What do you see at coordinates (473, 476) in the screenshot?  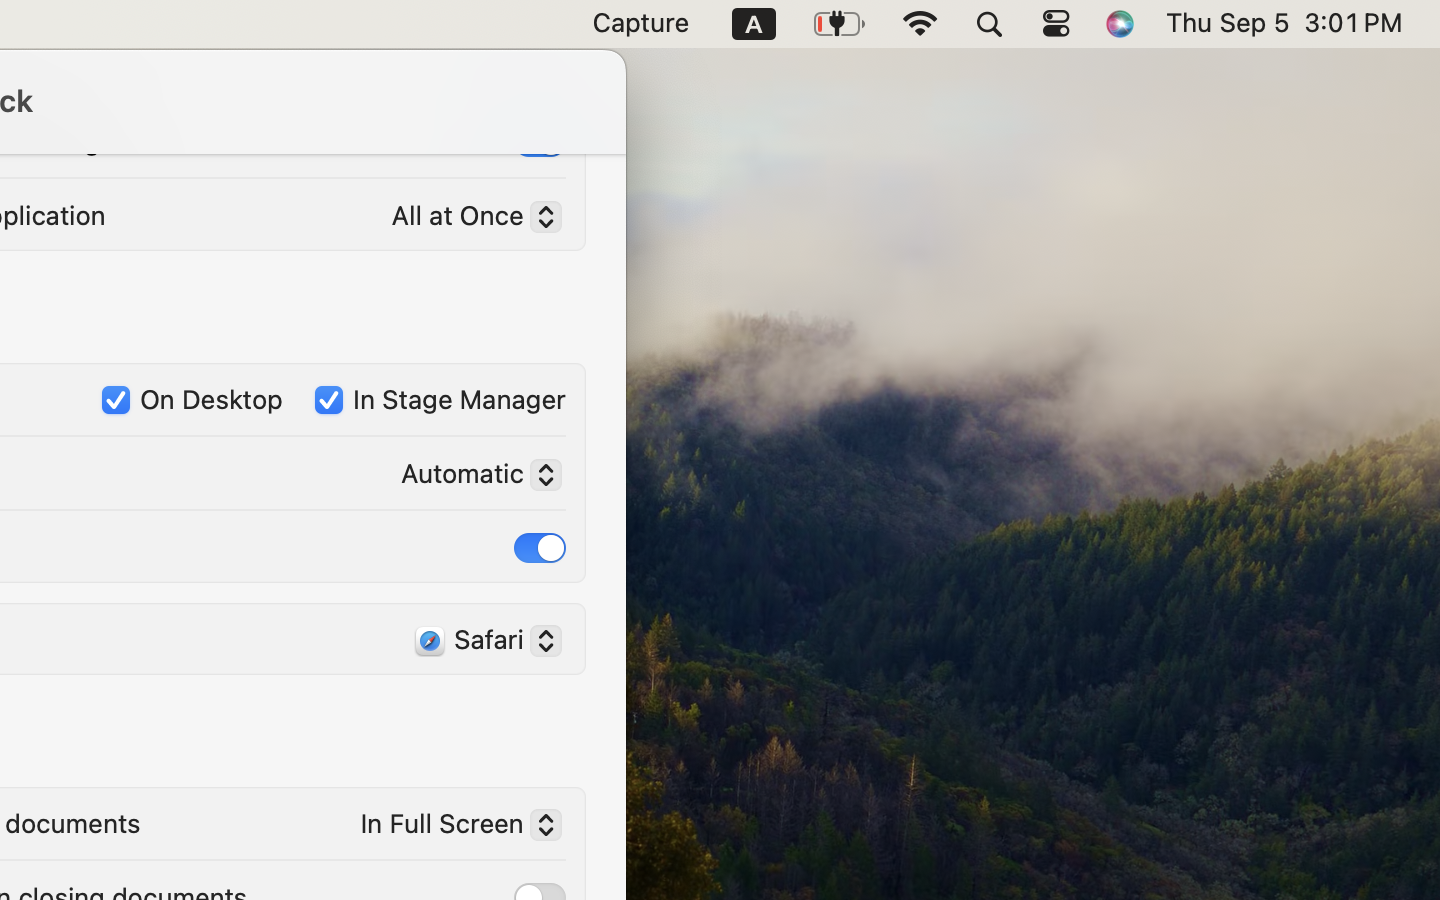 I see `'Automatic'` at bounding box center [473, 476].